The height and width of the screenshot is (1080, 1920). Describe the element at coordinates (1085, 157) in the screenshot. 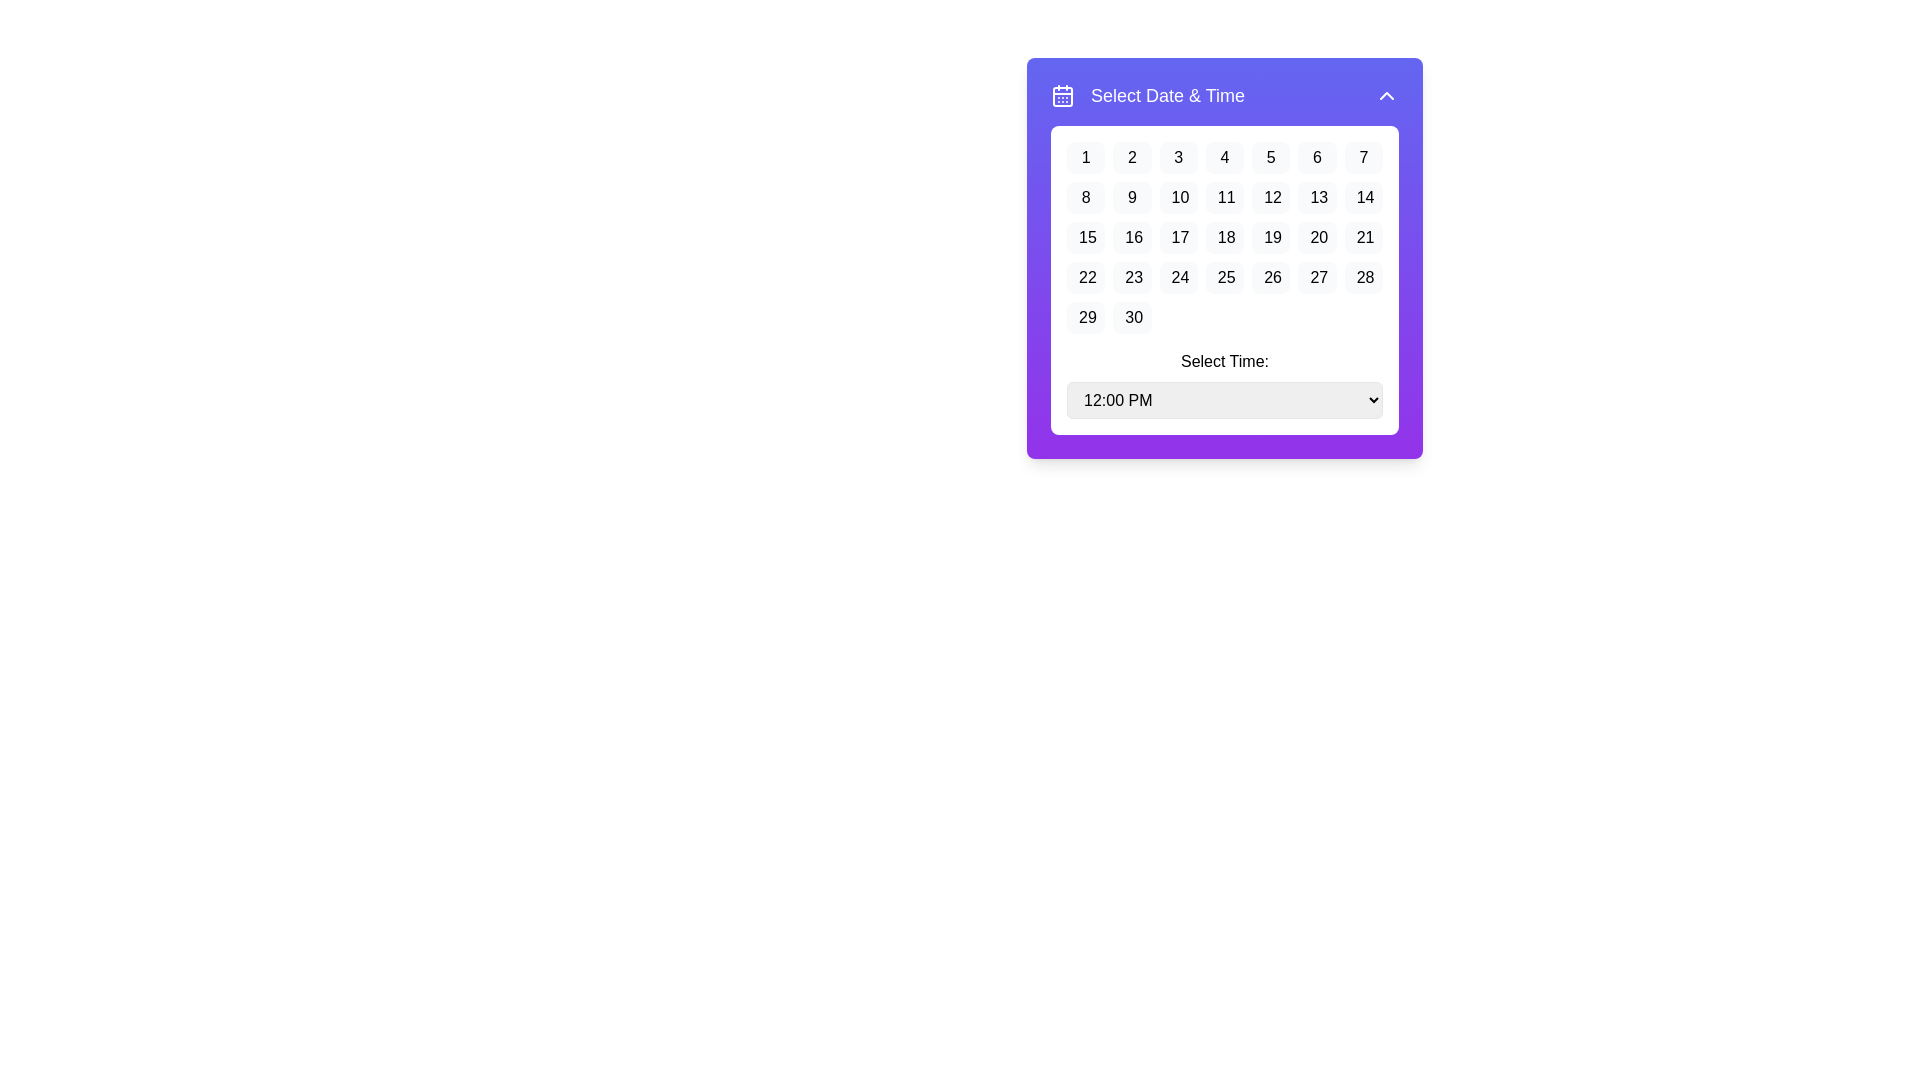

I see `the button displaying the numeral '1'` at that location.